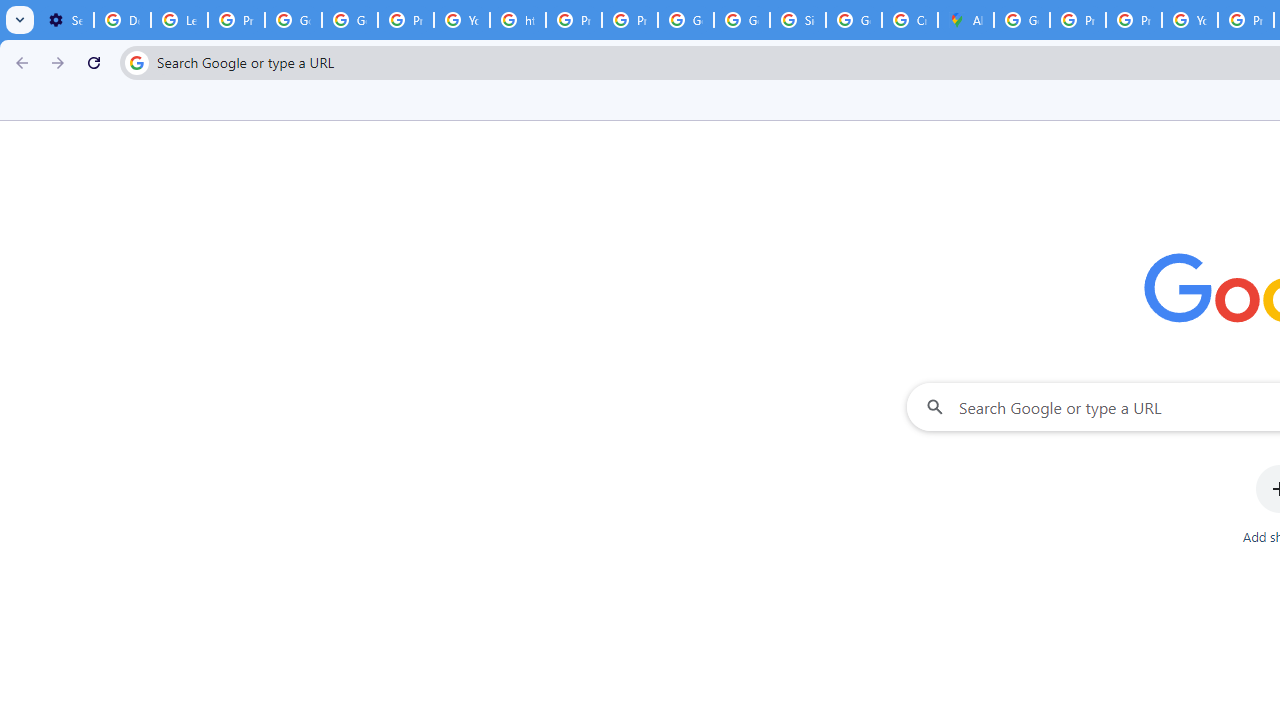  What do you see at coordinates (65, 20) in the screenshot?
I see `'Settings - On startup'` at bounding box center [65, 20].